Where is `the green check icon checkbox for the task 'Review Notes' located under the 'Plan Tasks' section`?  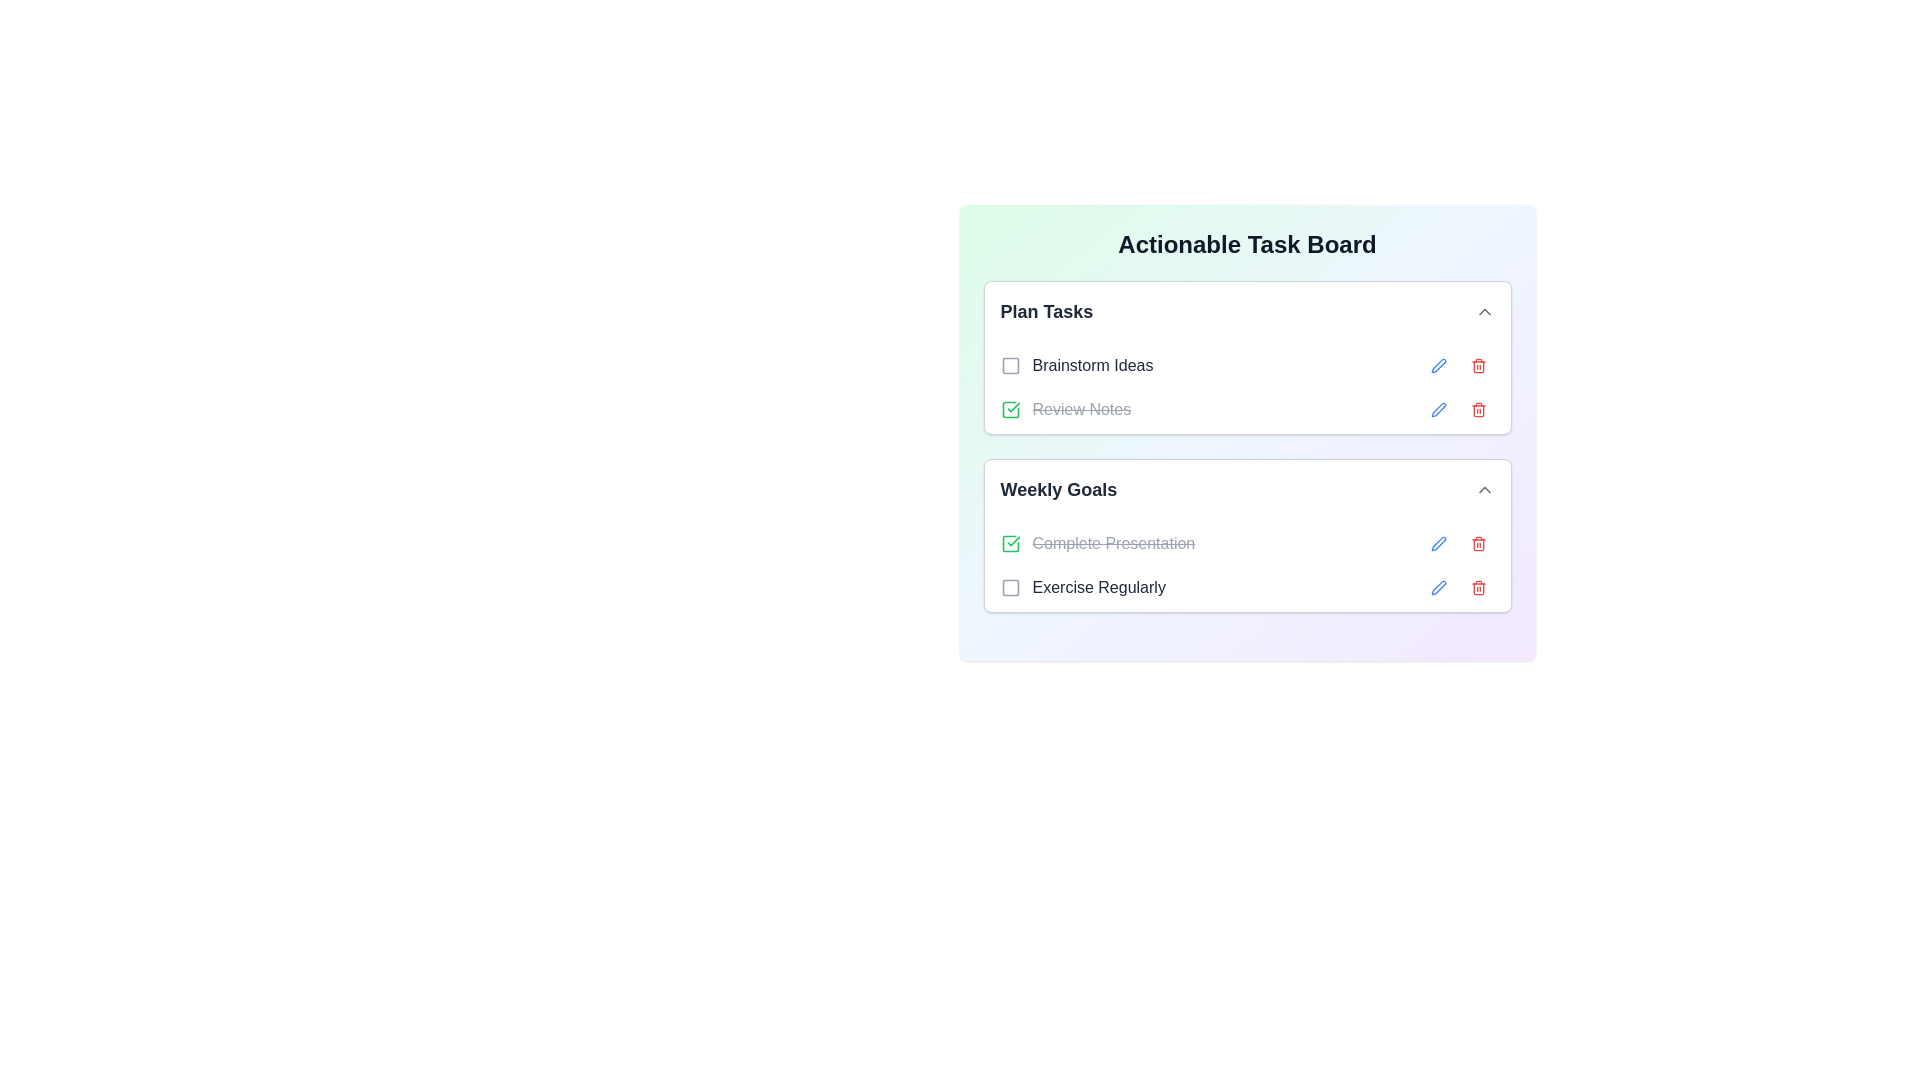
the green check icon checkbox for the task 'Review Notes' located under the 'Plan Tasks' section is located at coordinates (1010, 408).